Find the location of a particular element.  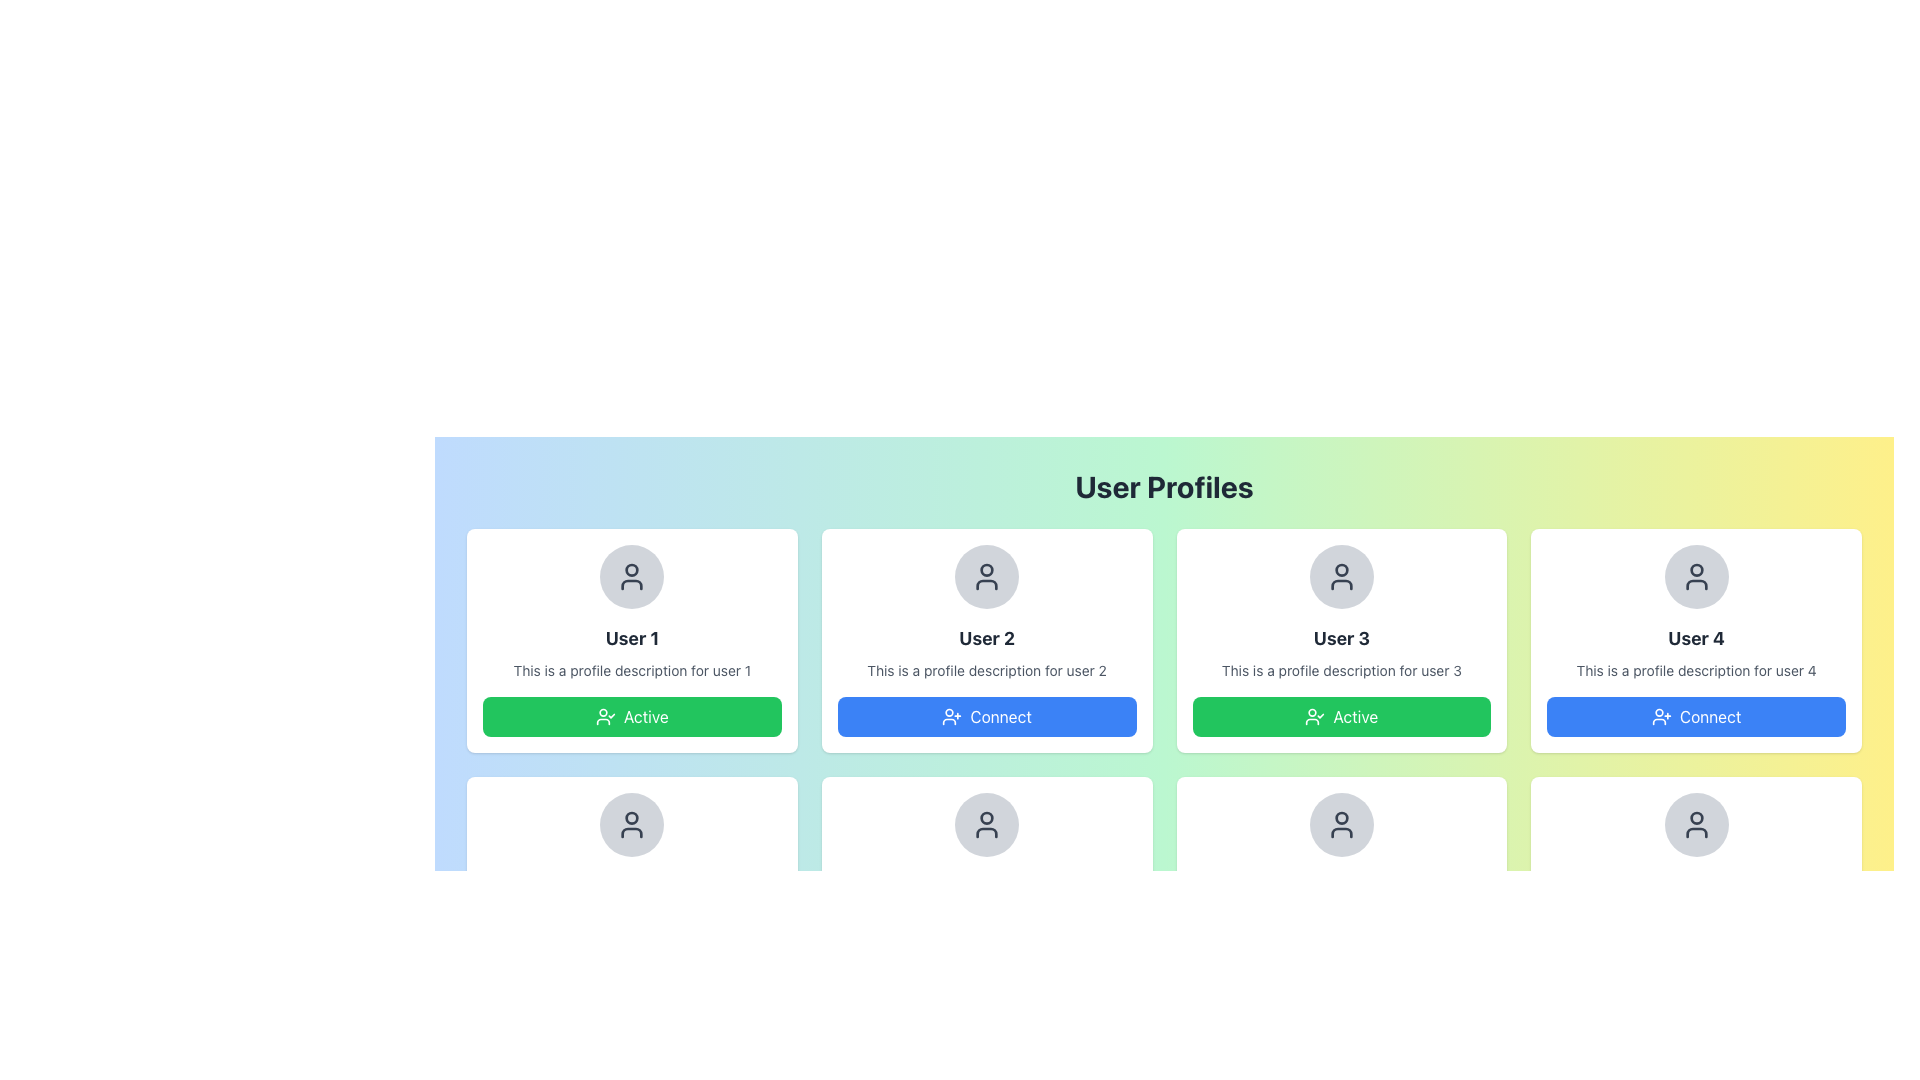

the user avatar icon located beneath the 'User 2' text in the second user card from the left is located at coordinates (987, 577).